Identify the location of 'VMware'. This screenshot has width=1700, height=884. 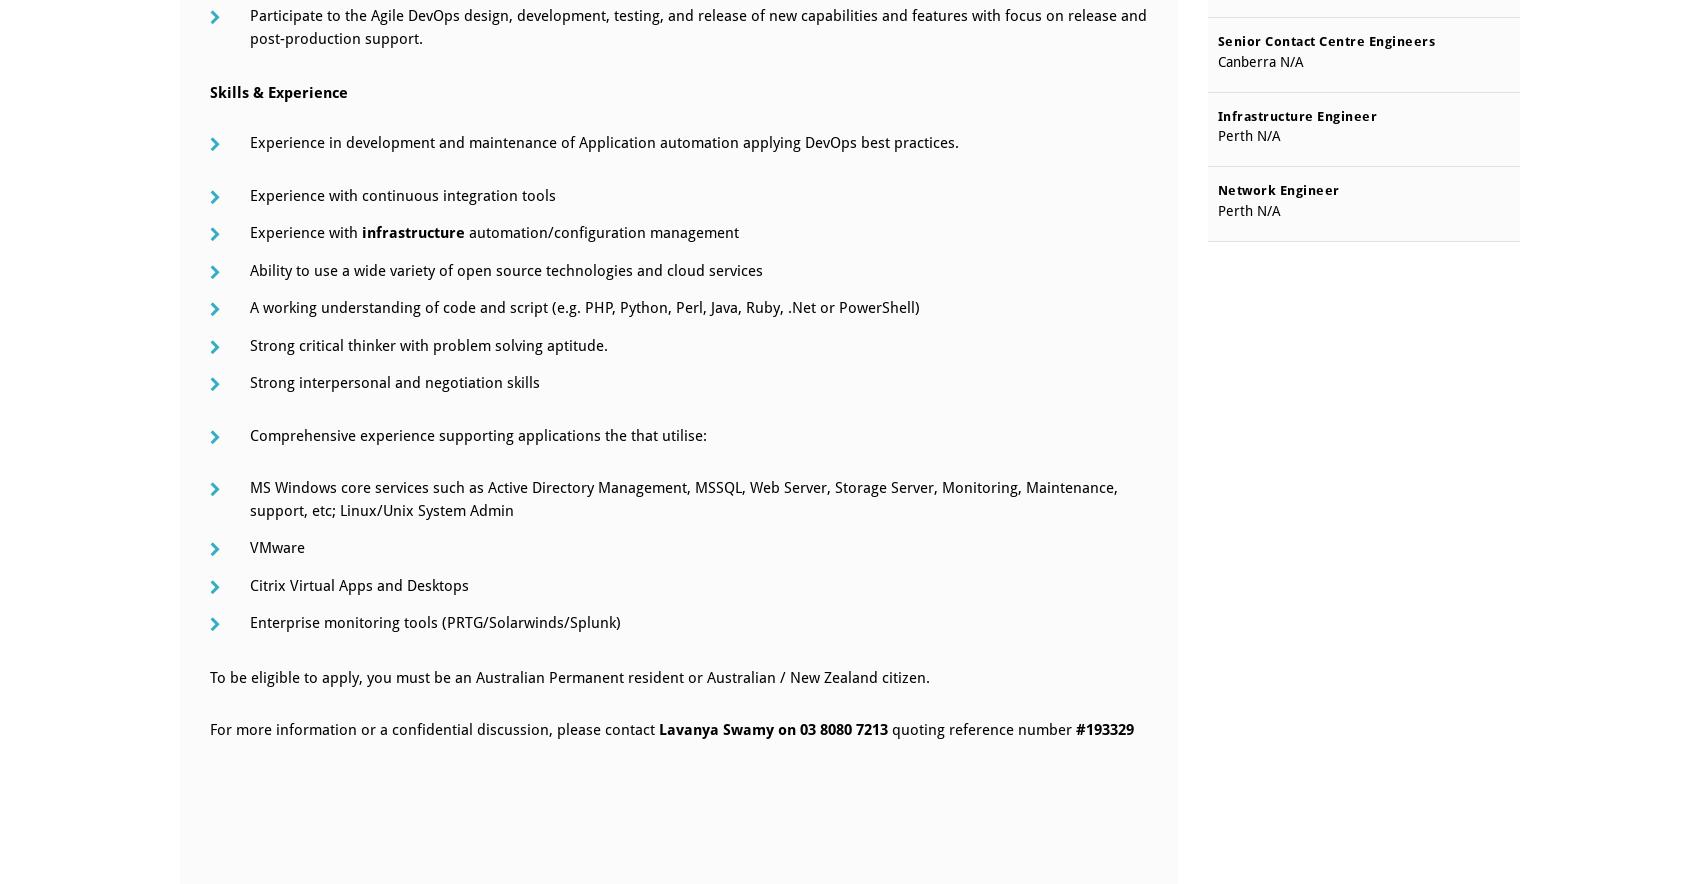
(277, 547).